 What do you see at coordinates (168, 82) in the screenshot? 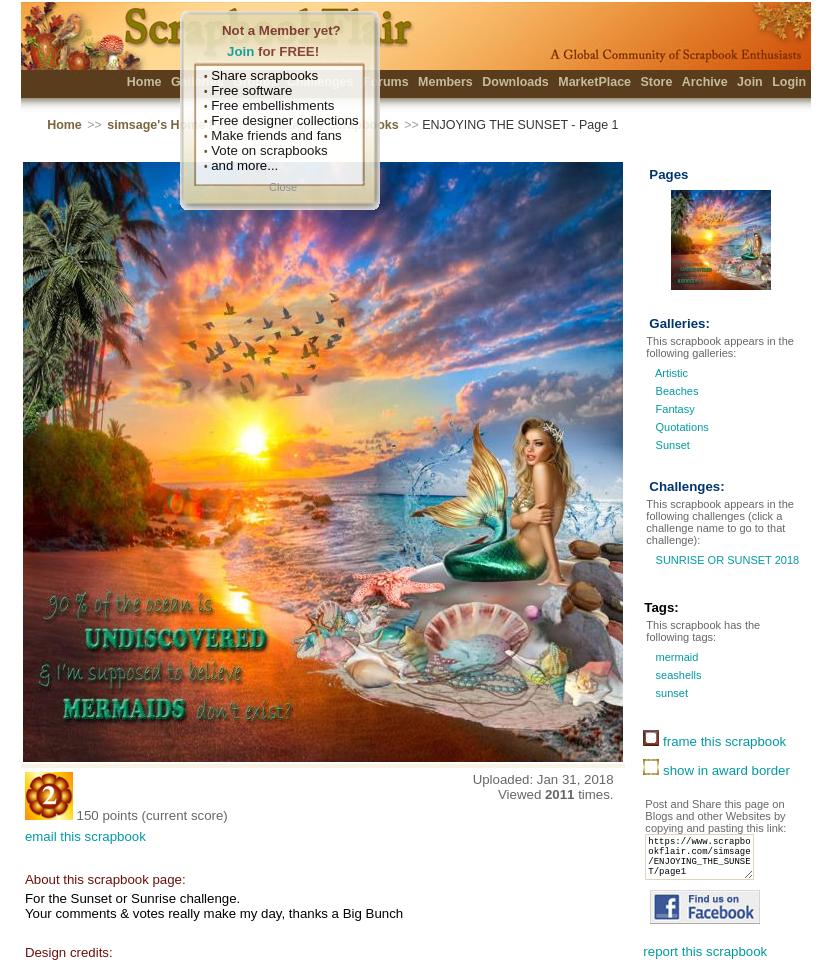
I see `'Galleries'` at bounding box center [168, 82].